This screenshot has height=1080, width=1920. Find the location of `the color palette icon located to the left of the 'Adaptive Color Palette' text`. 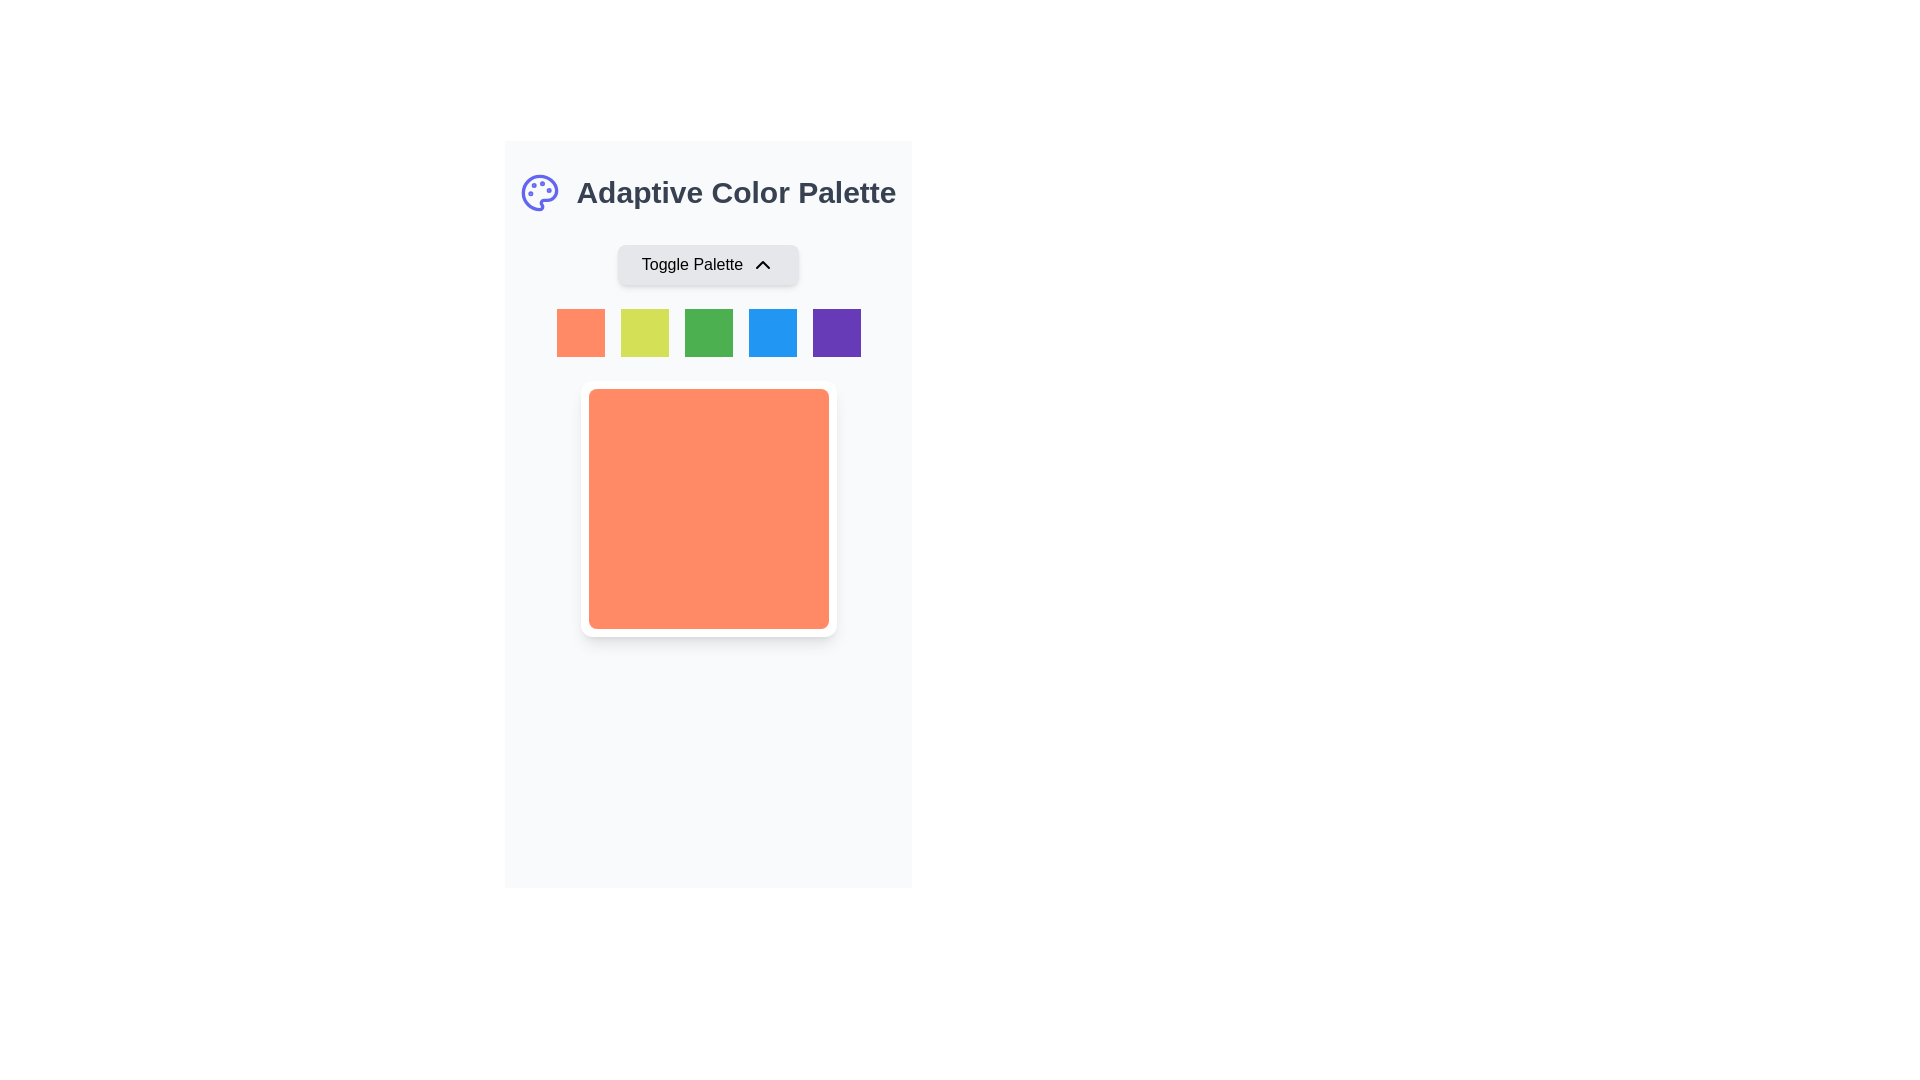

the color palette icon located to the left of the 'Adaptive Color Palette' text is located at coordinates (540, 192).